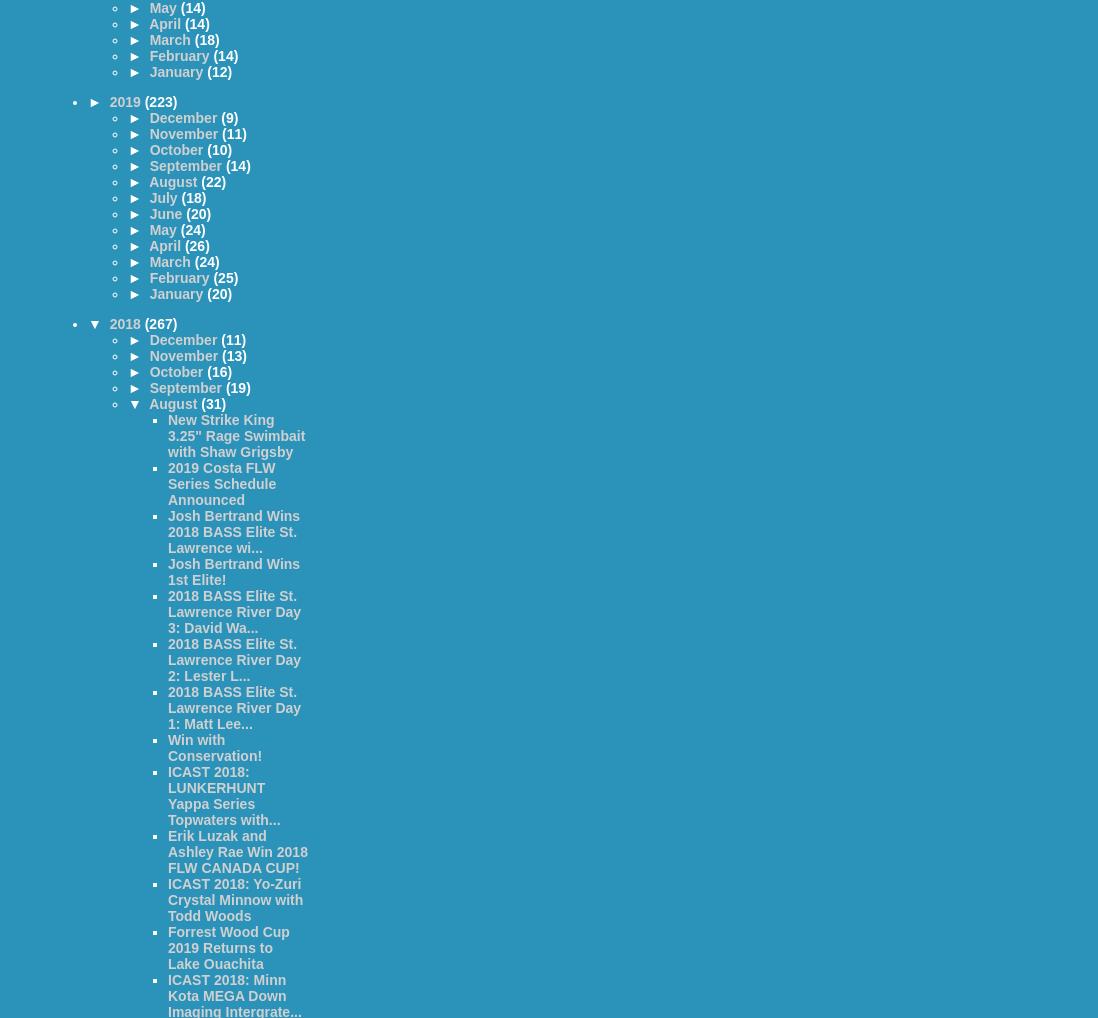 The width and height of the screenshot is (1098, 1018). What do you see at coordinates (220, 116) in the screenshot?
I see `'(9)'` at bounding box center [220, 116].